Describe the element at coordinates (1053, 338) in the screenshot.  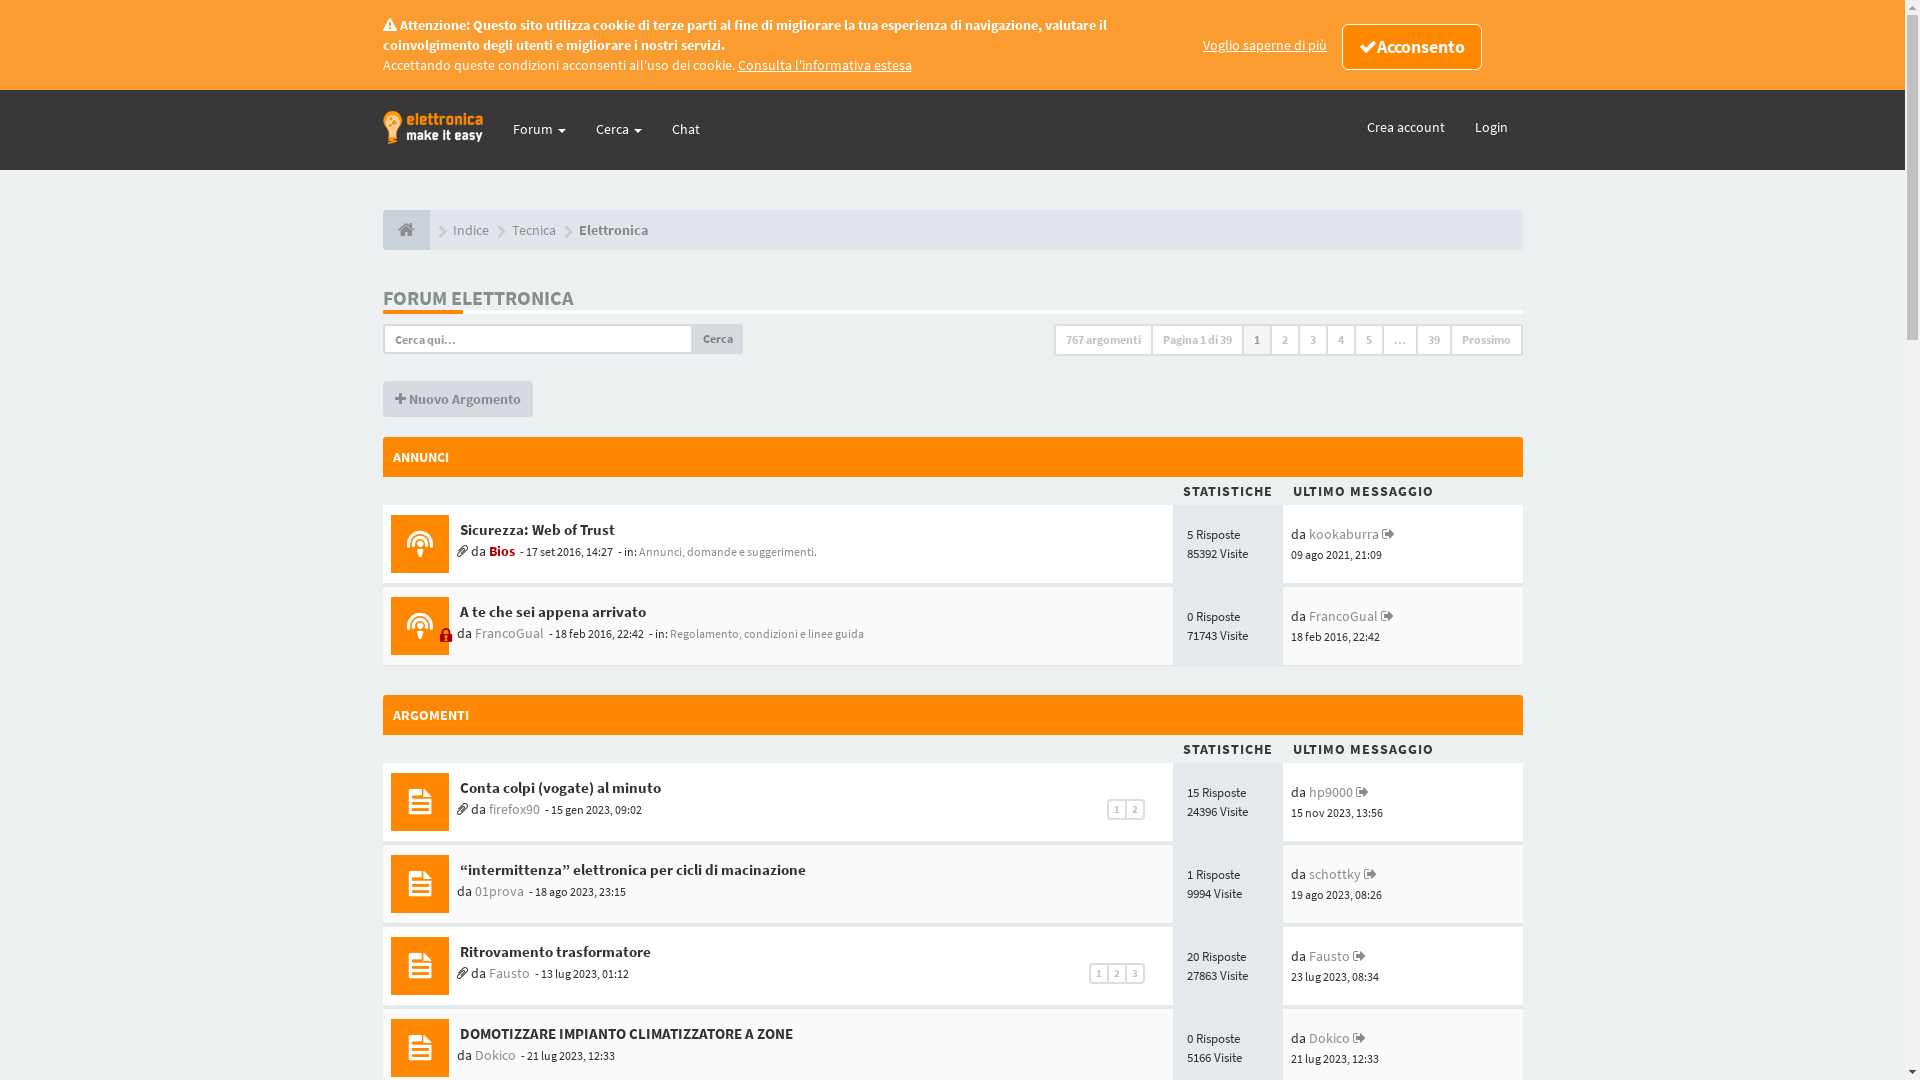
I see `'767 argomenti'` at that location.